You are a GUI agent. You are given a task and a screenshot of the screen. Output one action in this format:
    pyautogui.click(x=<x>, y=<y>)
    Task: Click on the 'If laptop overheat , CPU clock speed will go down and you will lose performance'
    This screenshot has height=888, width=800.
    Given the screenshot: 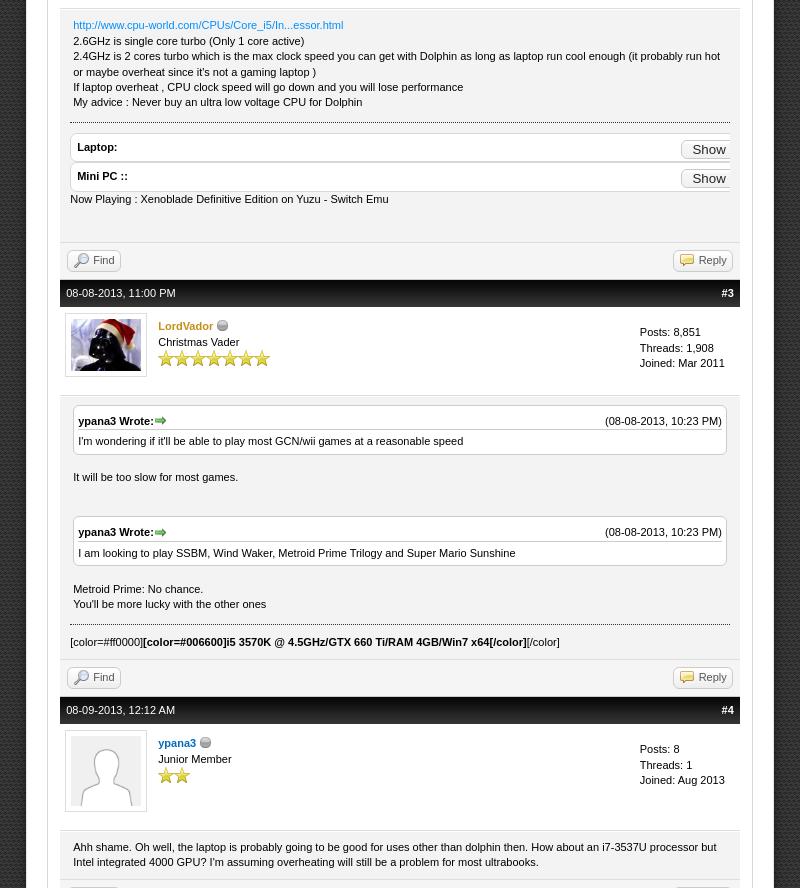 What is the action you would take?
    pyautogui.click(x=268, y=86)
    